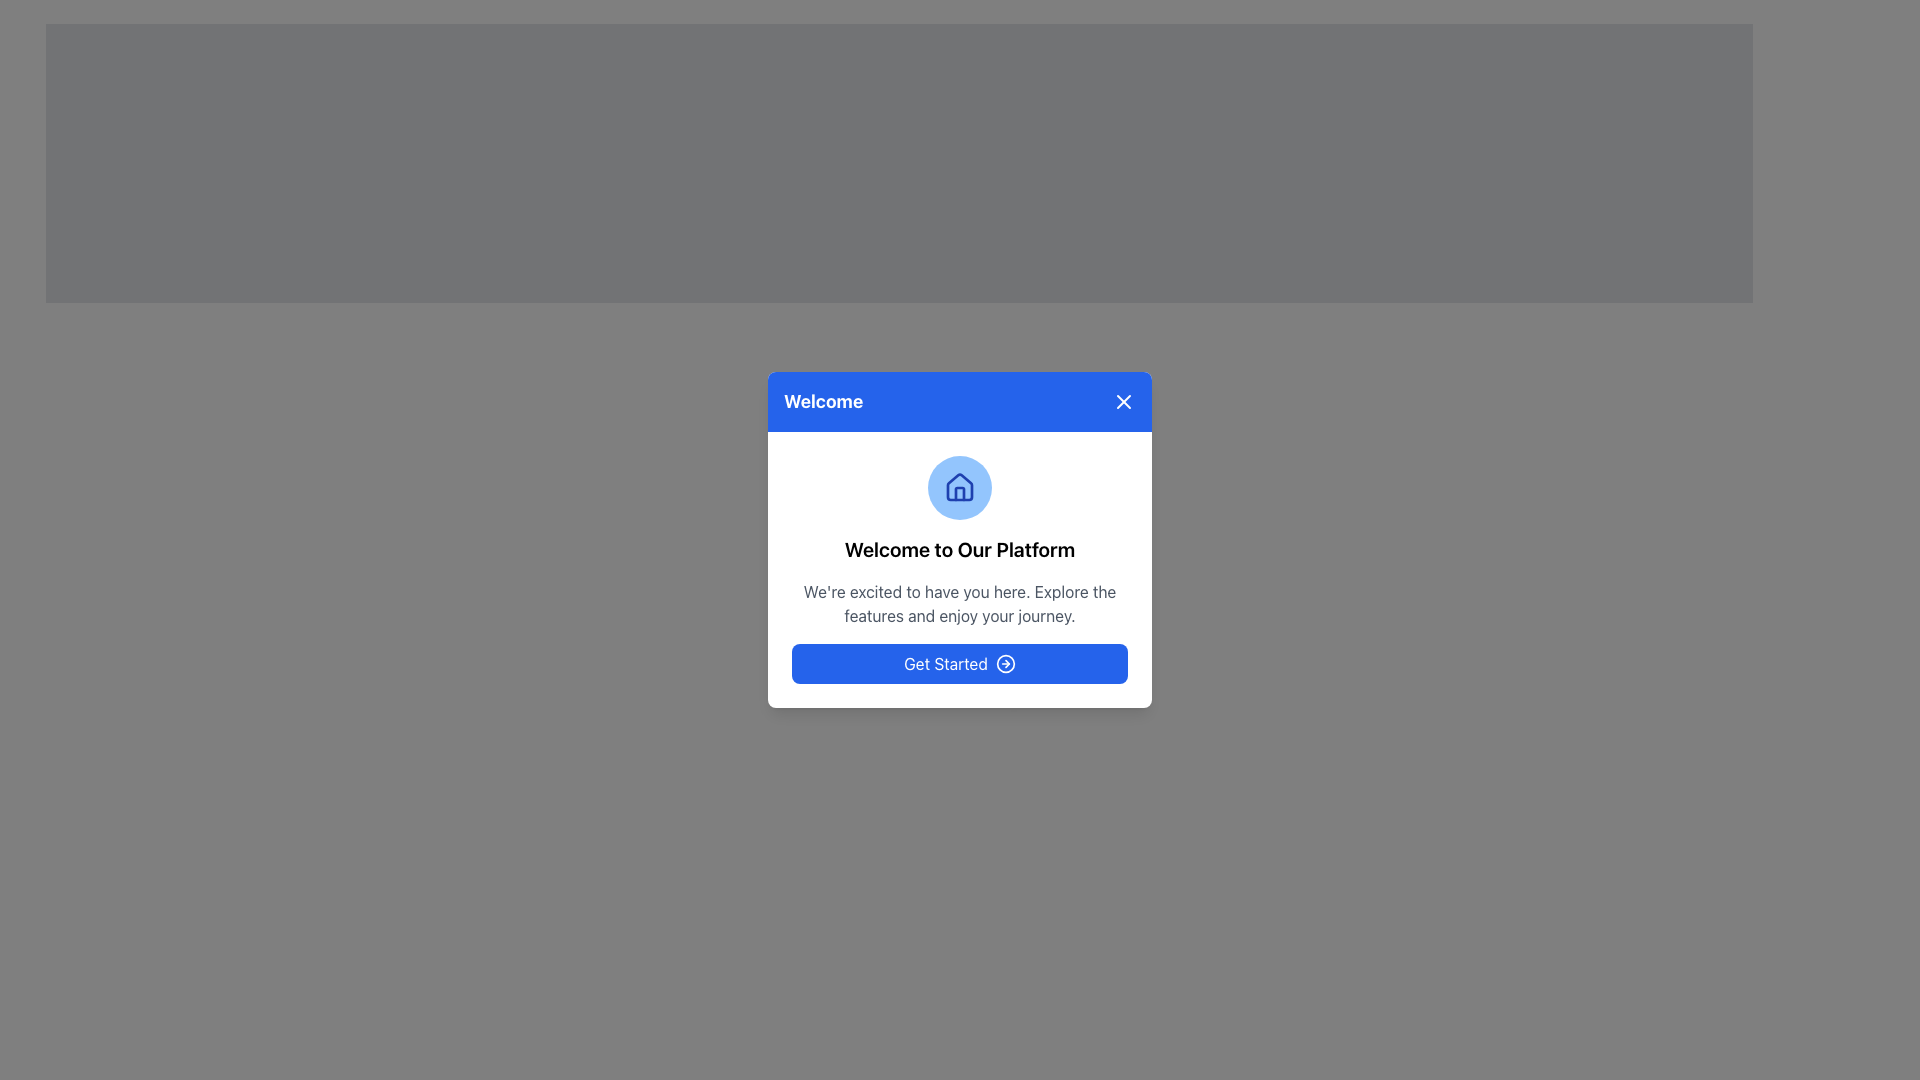  What do you see at coordinates (960, 488) in the screenshot?
I see `the home graphical icon located at the top-center of the card interface, which is positioned directly above the 'Welcome to Our Platform' text and the 'Get Started' button` at bounding box center [960, 488].